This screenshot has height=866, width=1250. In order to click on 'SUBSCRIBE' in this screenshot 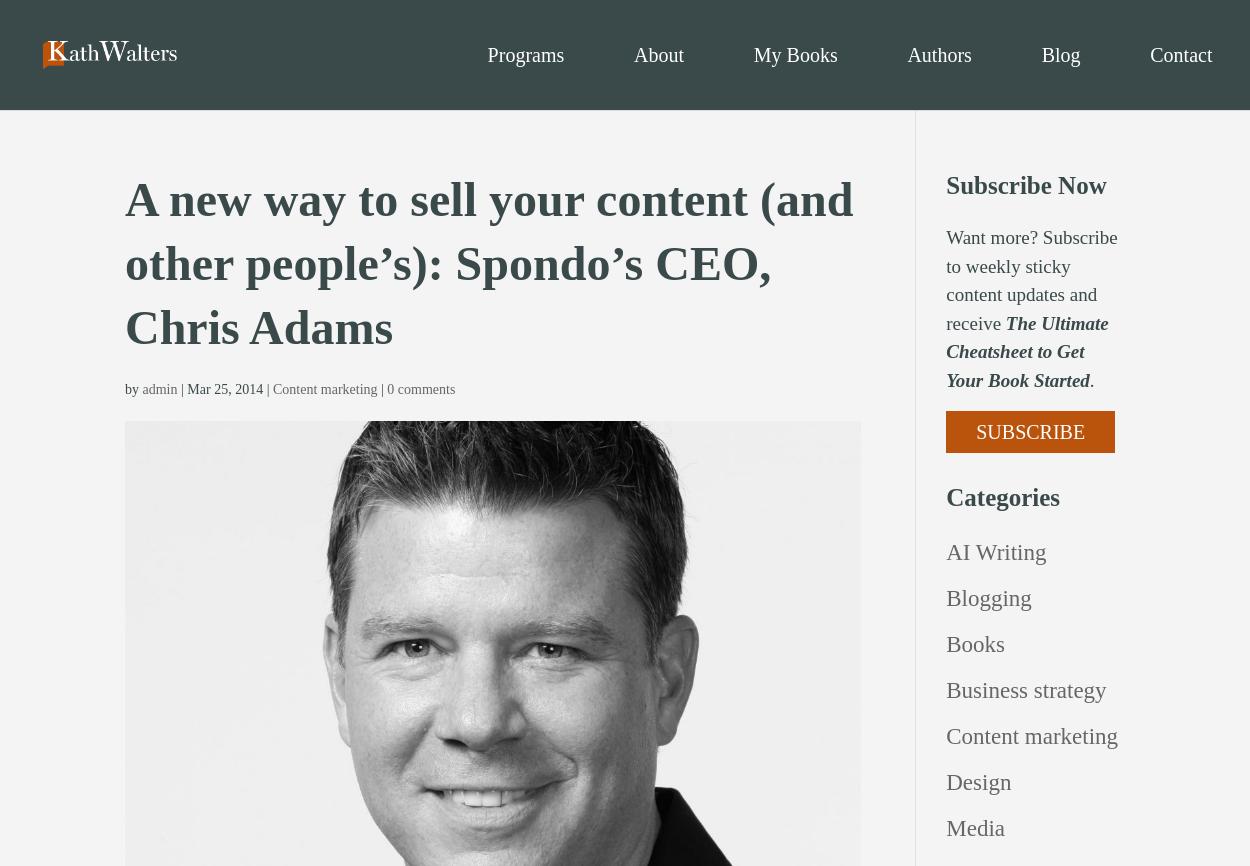, I will do `click(1030, 430)`.